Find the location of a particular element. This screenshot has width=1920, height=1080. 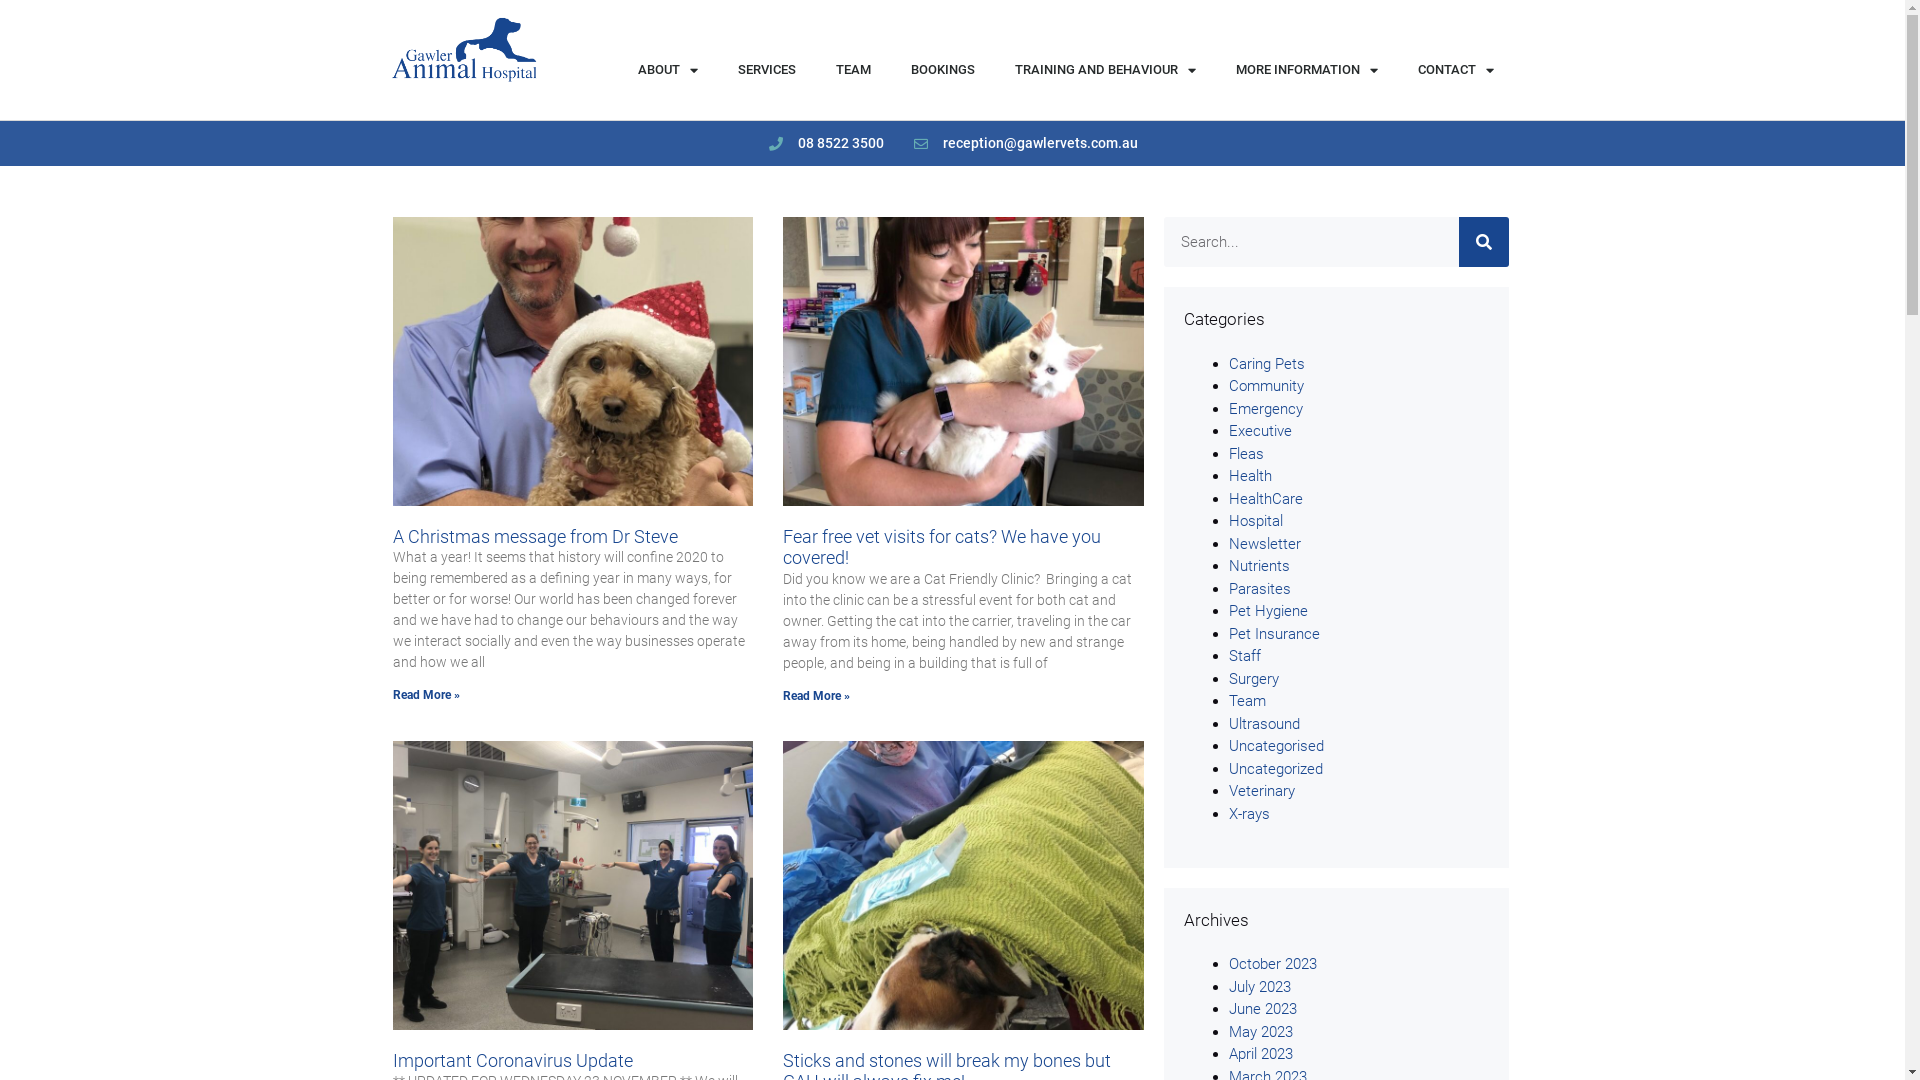

'CONTACT' is located at coordinates (1455, 68).